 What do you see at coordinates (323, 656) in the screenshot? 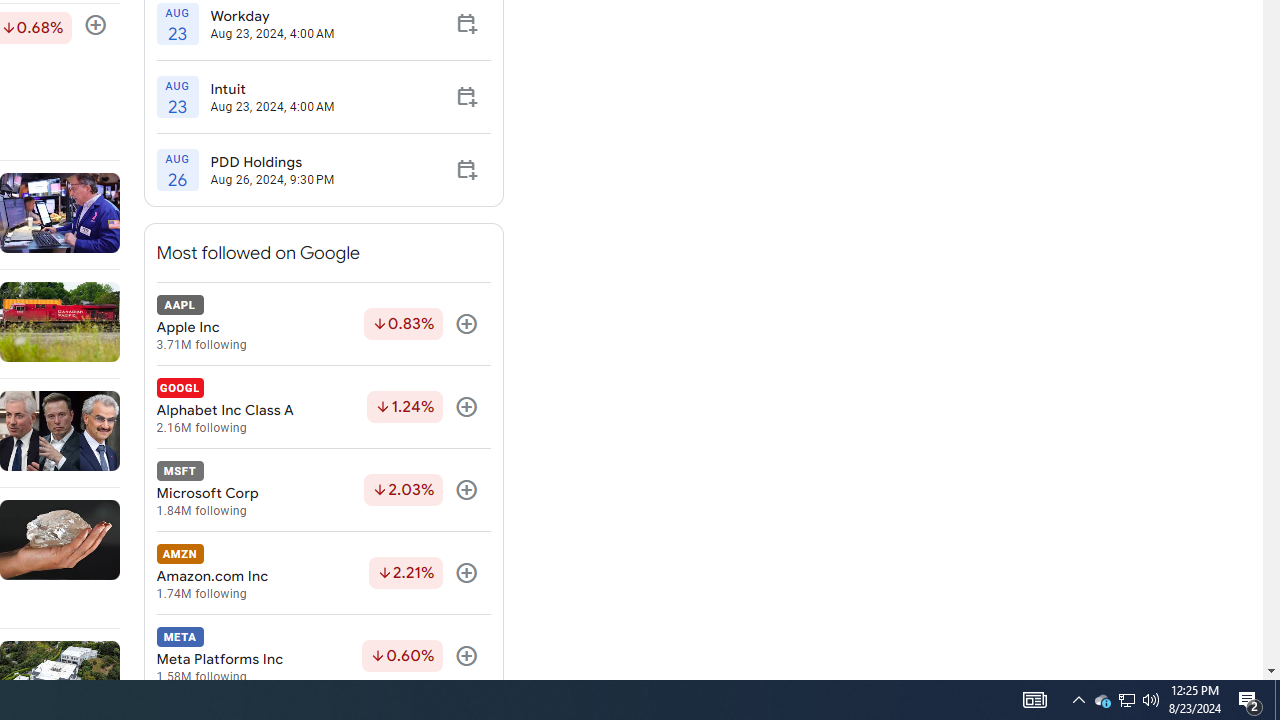
I see `'META Meta Platforms Inc 1.58M following Down by 0.60% Follow'` at bounding box center [323, 656].